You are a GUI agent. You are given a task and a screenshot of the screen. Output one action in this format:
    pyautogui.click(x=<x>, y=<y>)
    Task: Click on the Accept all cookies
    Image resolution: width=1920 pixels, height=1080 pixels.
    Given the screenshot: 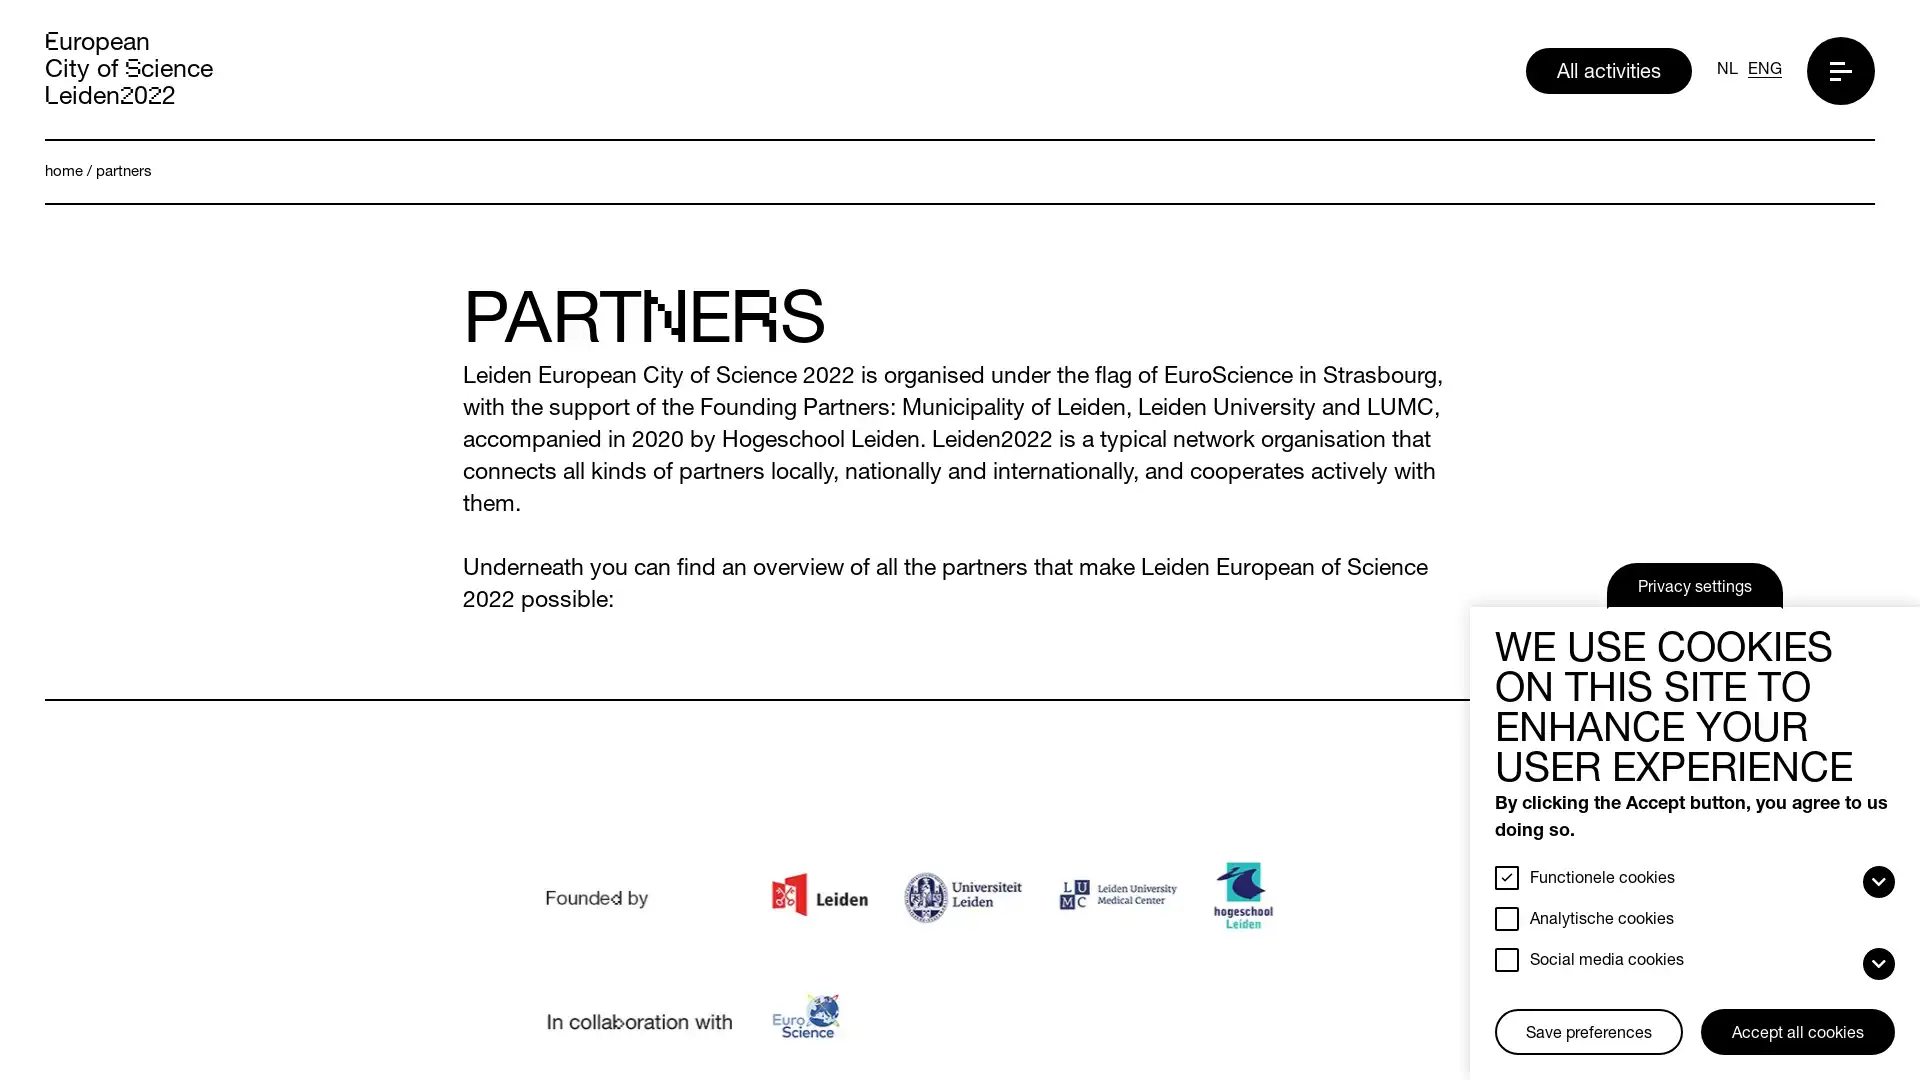 What is the action you would take?
    pyautogui.click(x=1798, y=1032)
    